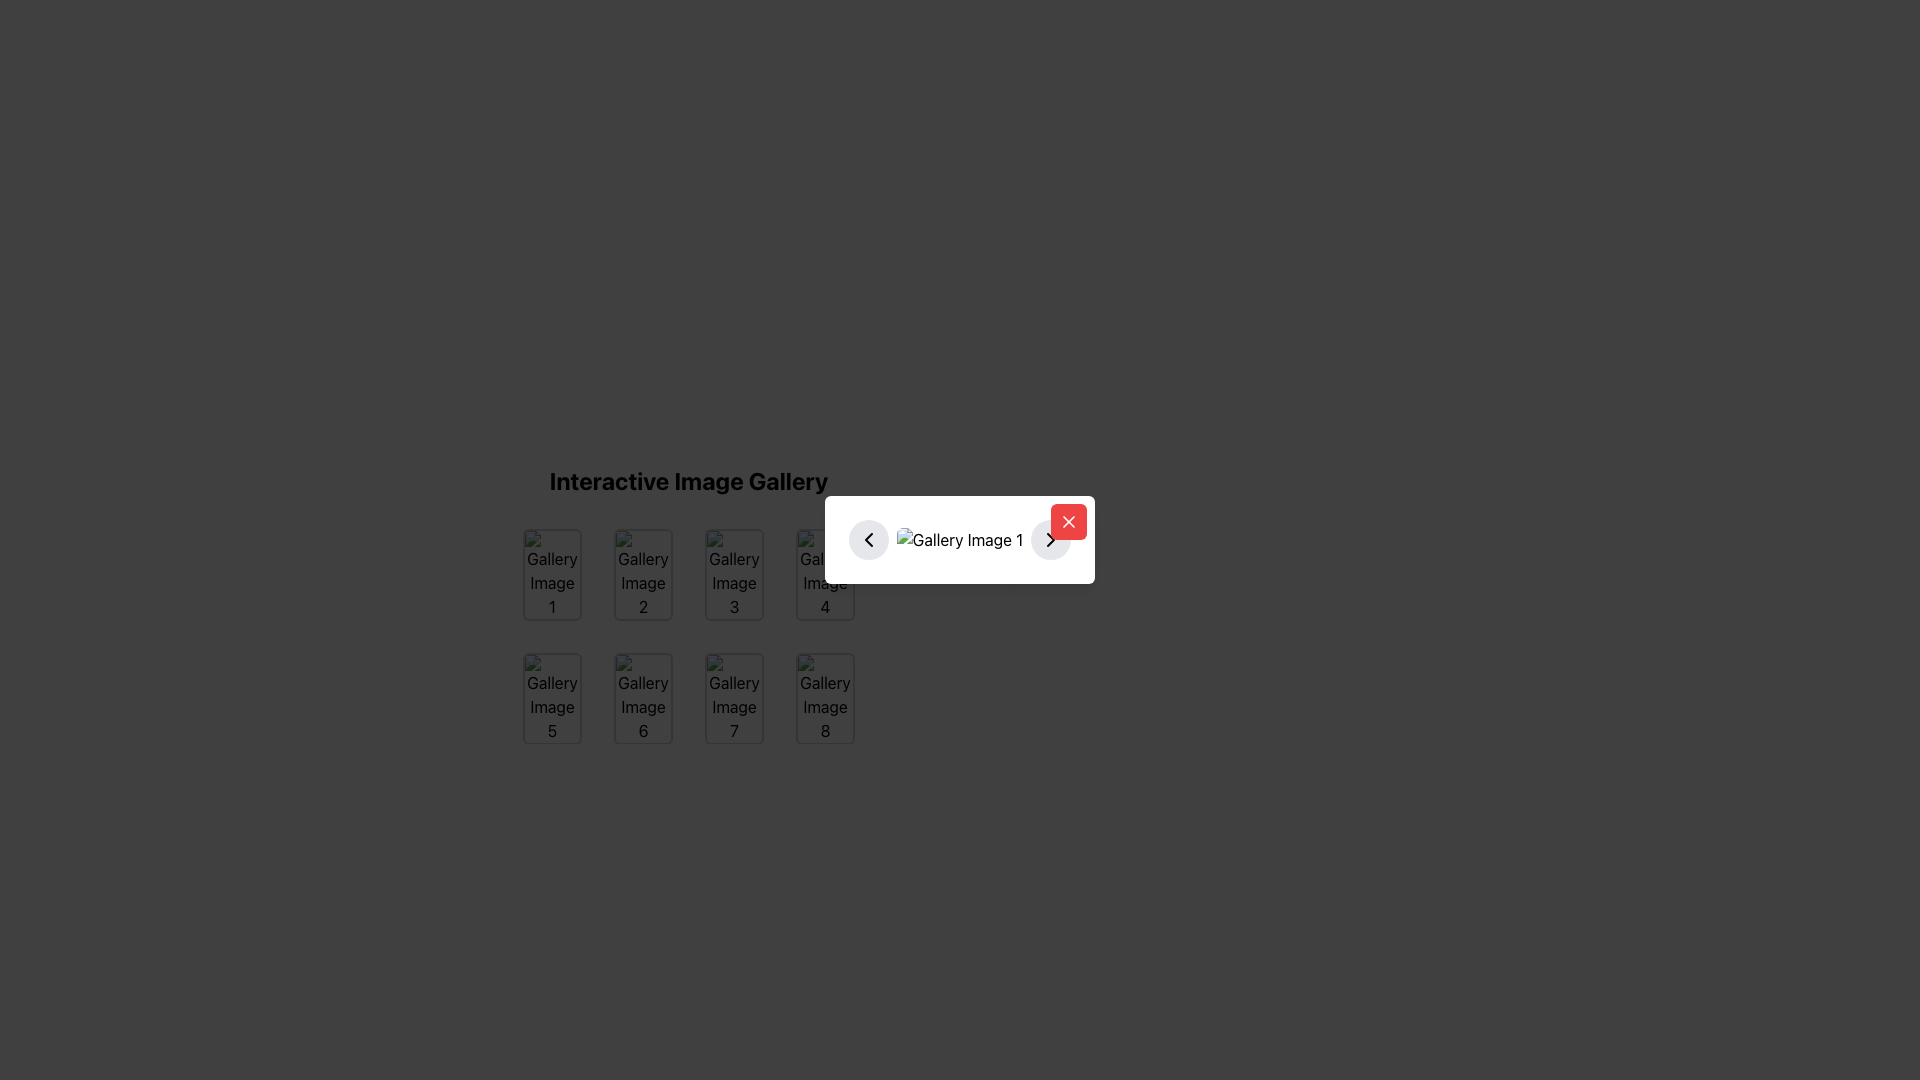 The height and width of the screenshot is (1080, 1920). Describe the element at coordinates (1050, 540) in the screenshot. I see `the chevron arrow icon located within a circular button on the right side of the dialog box in the image gallery interface` at that location.